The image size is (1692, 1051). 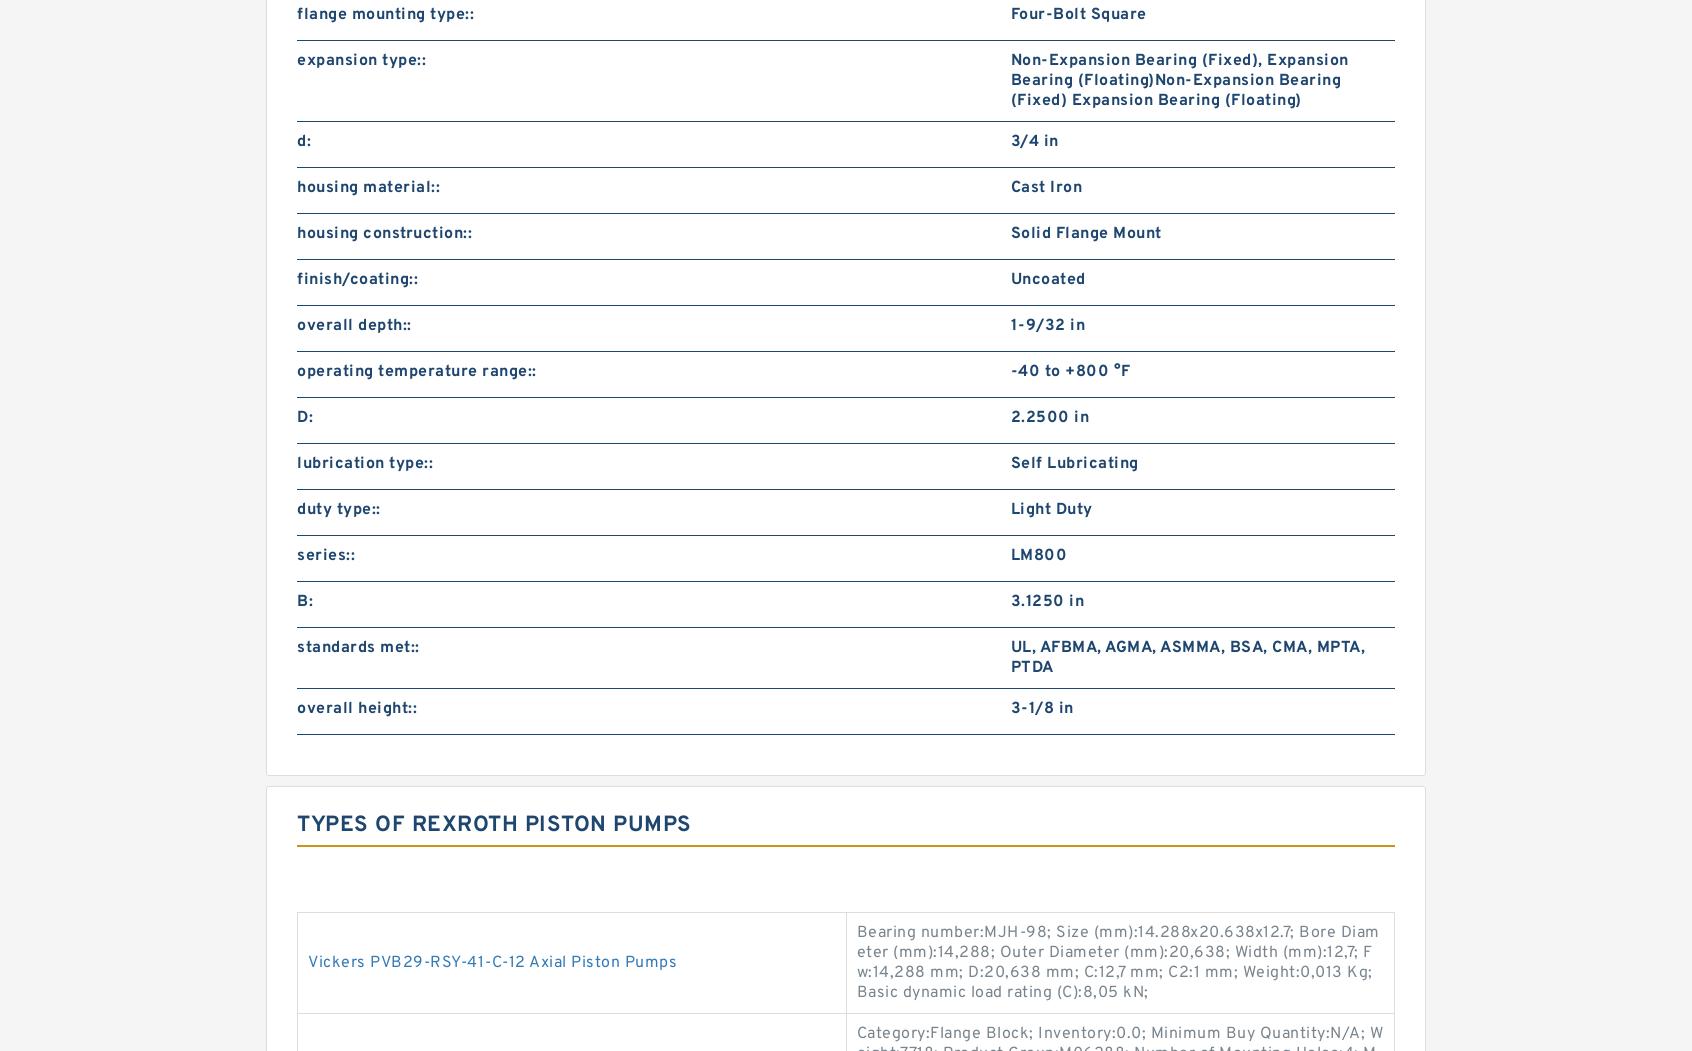 I want to click on 'Vickers PVB29-RSY-41-C-12 Axial Piston Pumps', so click(x=491, y=962).